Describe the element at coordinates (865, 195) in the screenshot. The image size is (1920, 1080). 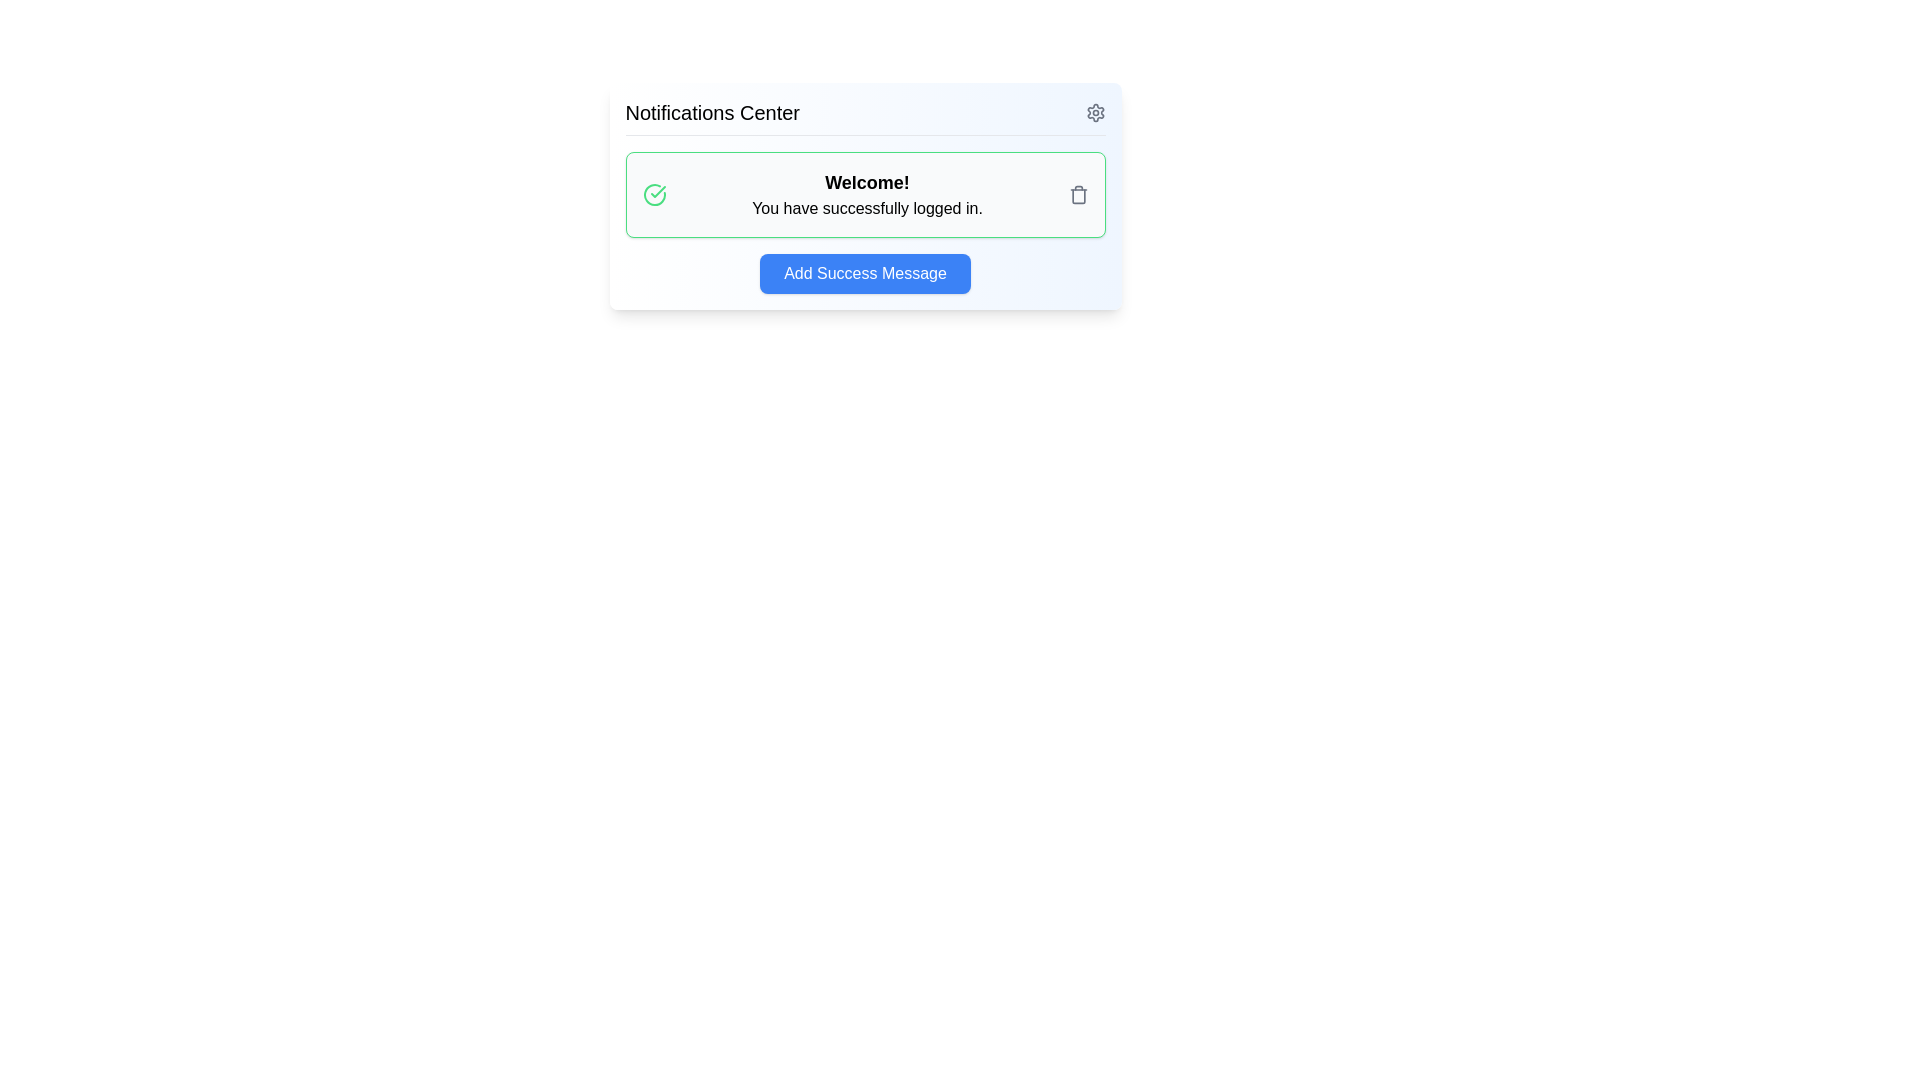
I see `message displayed in the message notification titled 'Welcome!' that includes the text 'You have successfully logged in.'` at that location.